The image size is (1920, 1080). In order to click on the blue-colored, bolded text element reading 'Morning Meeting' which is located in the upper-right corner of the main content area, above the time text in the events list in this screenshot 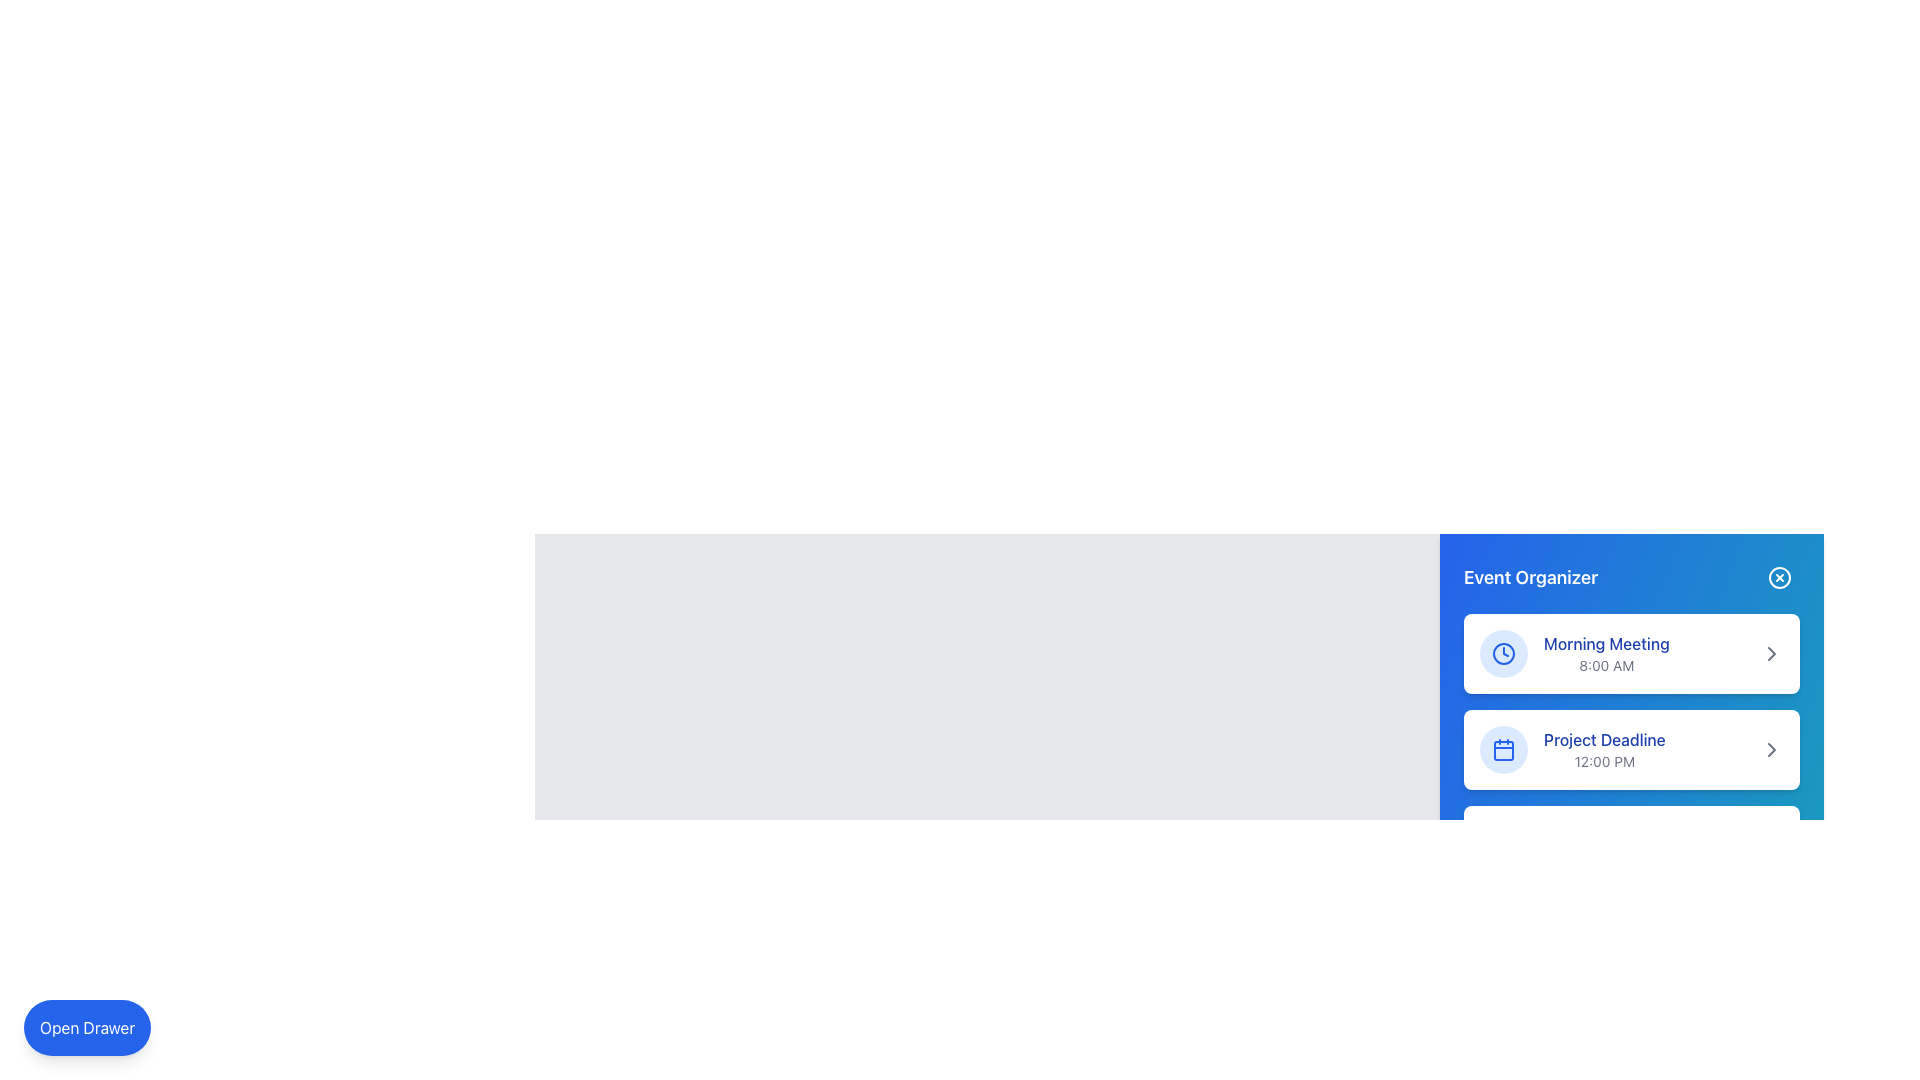, I will do `click(1606, 644)`.